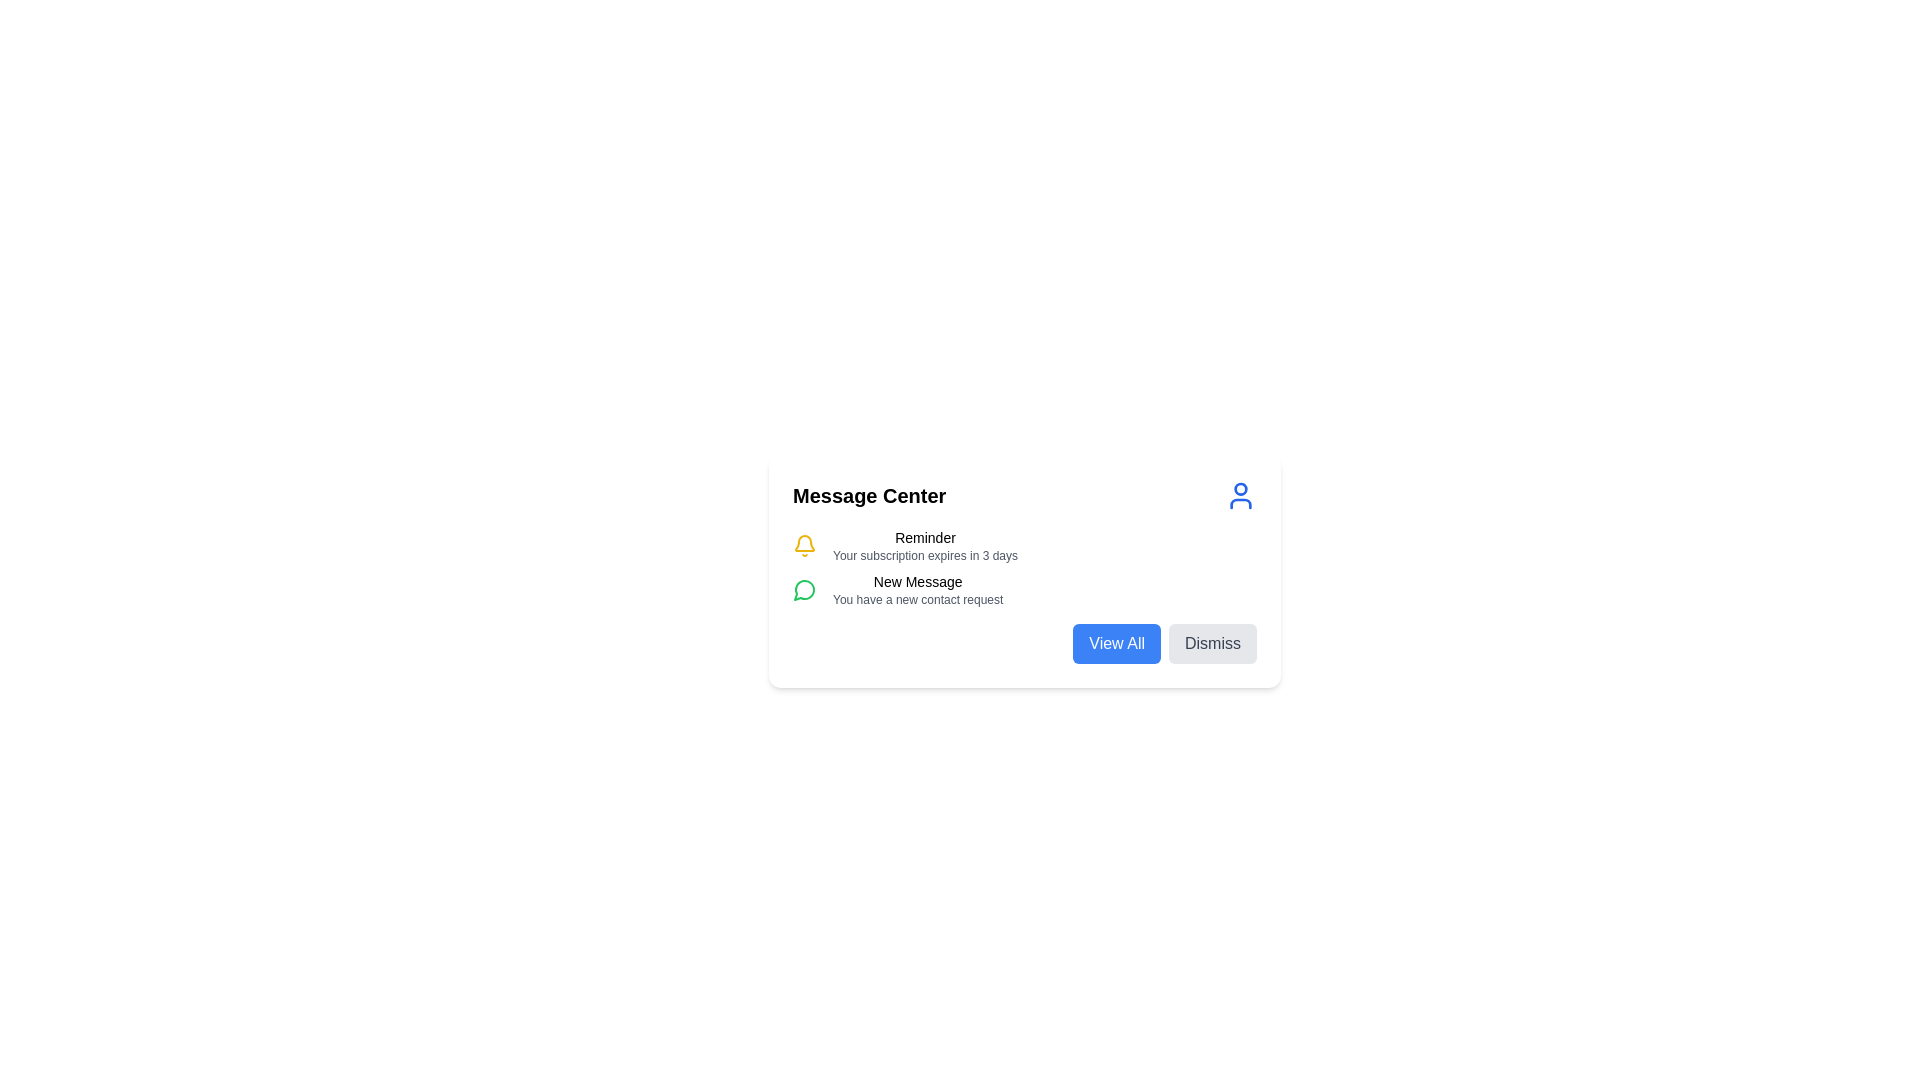  Describe the element at coordinates (869, 495) in the screenshot. I see `the 'Message Center' static text label, which is prominently displayed in bold, large font in the header area of the panel` at that location.